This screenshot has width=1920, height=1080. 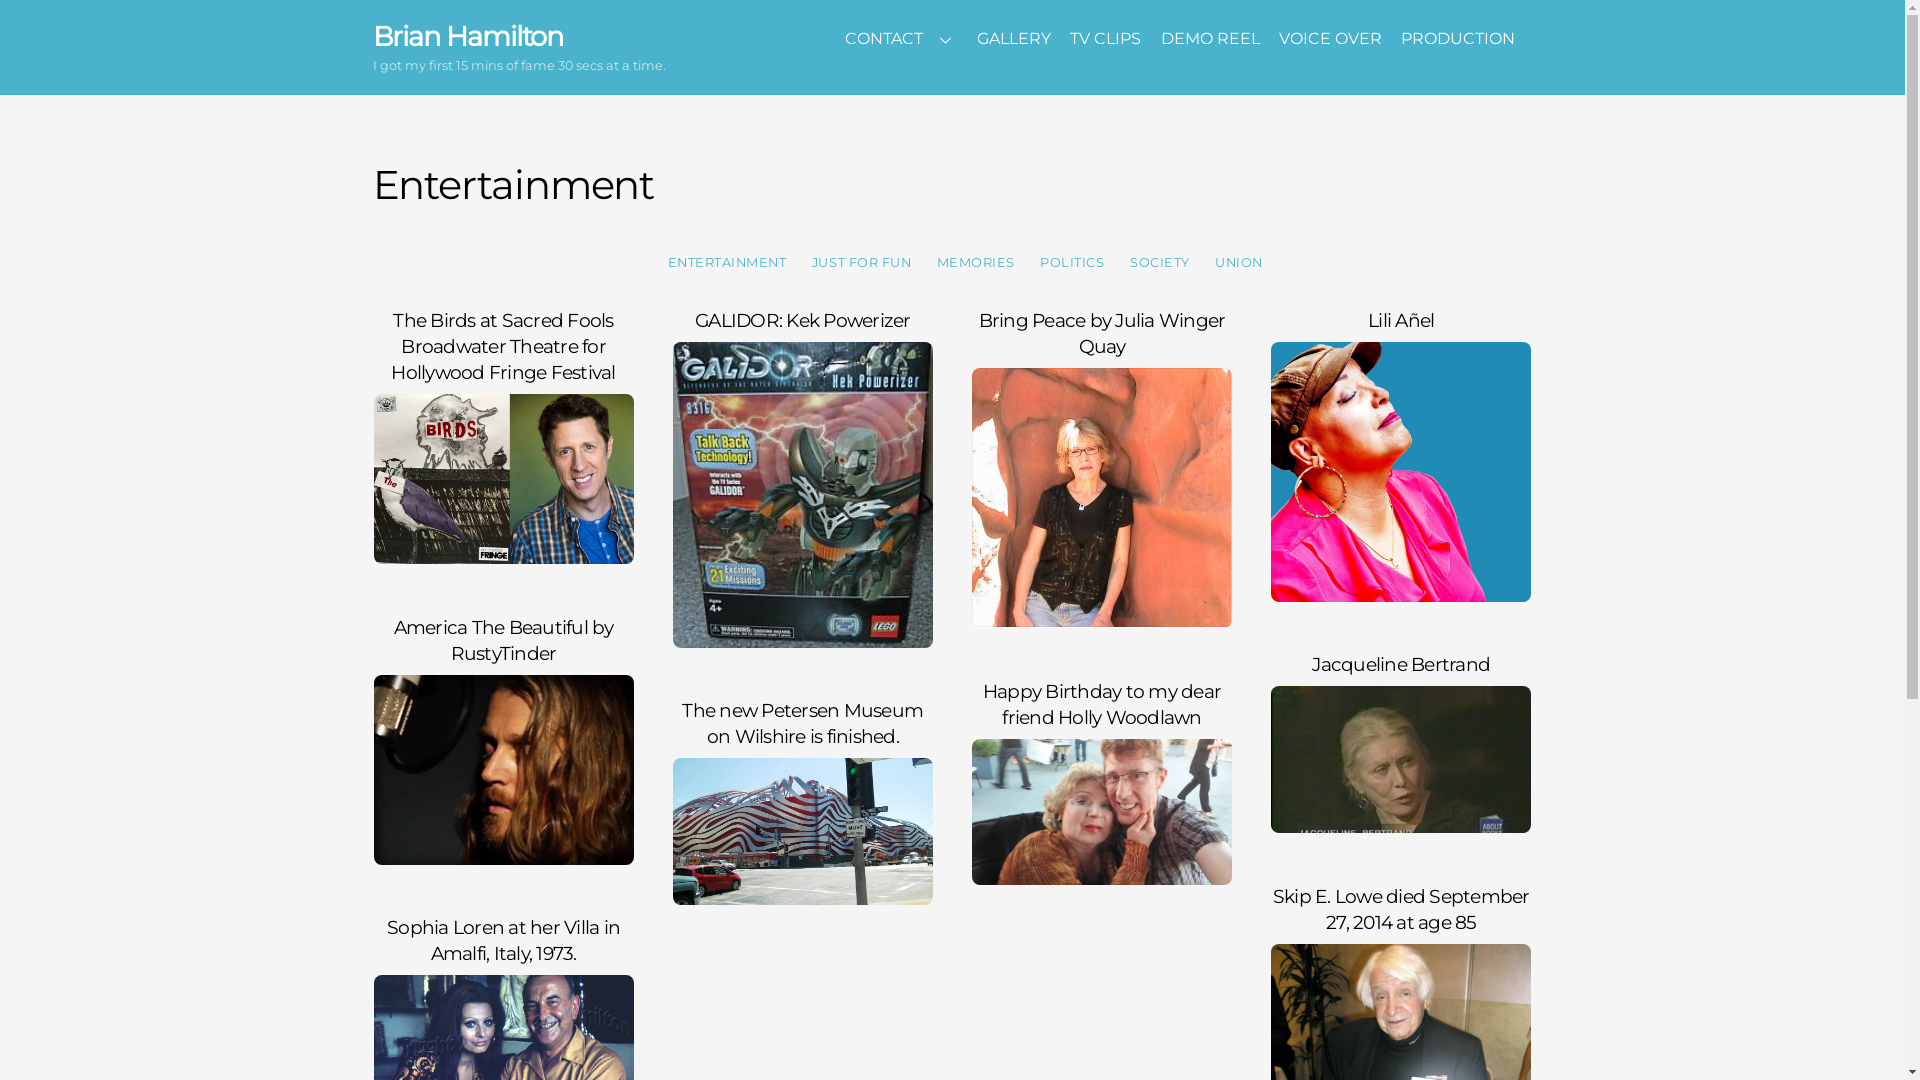 I want to click on 'SOCIETY', so click(x=1159, y=261).